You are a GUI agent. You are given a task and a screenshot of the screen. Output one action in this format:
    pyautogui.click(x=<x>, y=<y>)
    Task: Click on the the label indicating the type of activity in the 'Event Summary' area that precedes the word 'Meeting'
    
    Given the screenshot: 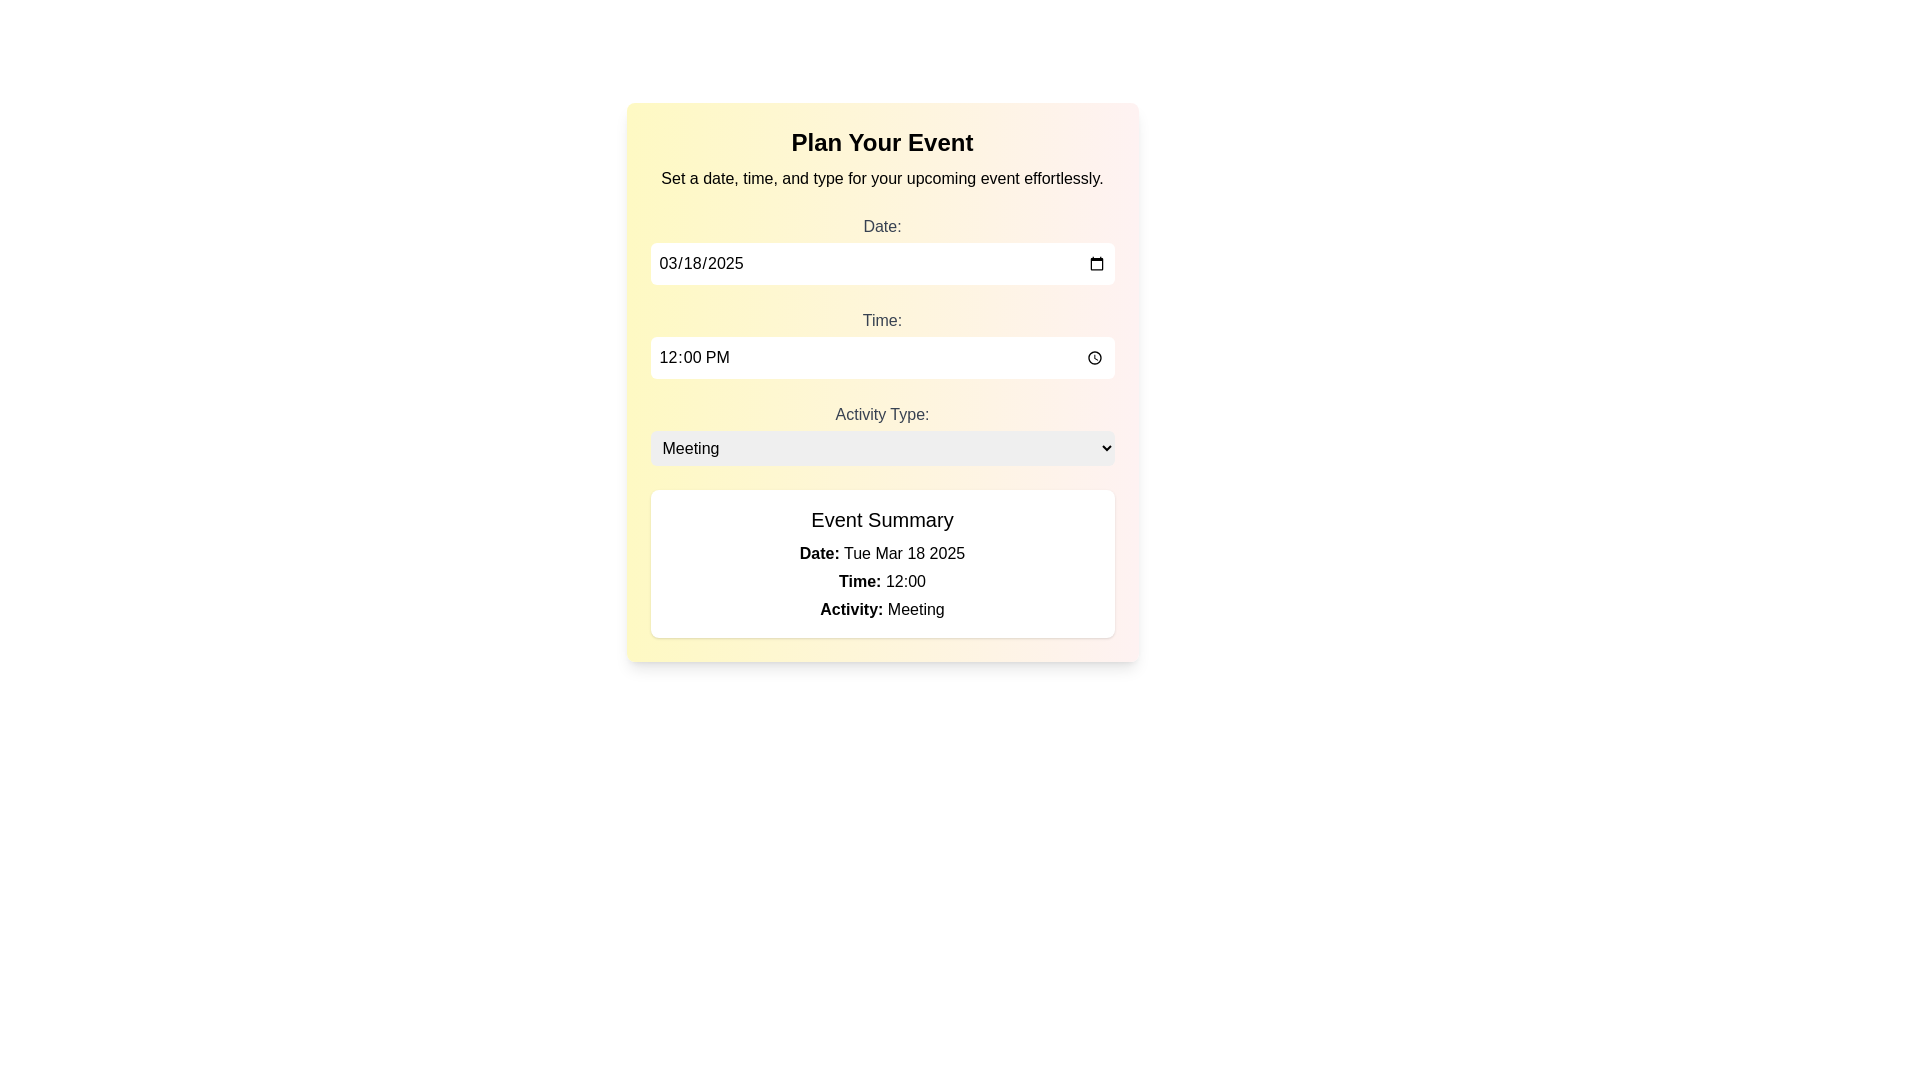 What is the action you would take?
    pyautogui.click(x=851, y=608)
    